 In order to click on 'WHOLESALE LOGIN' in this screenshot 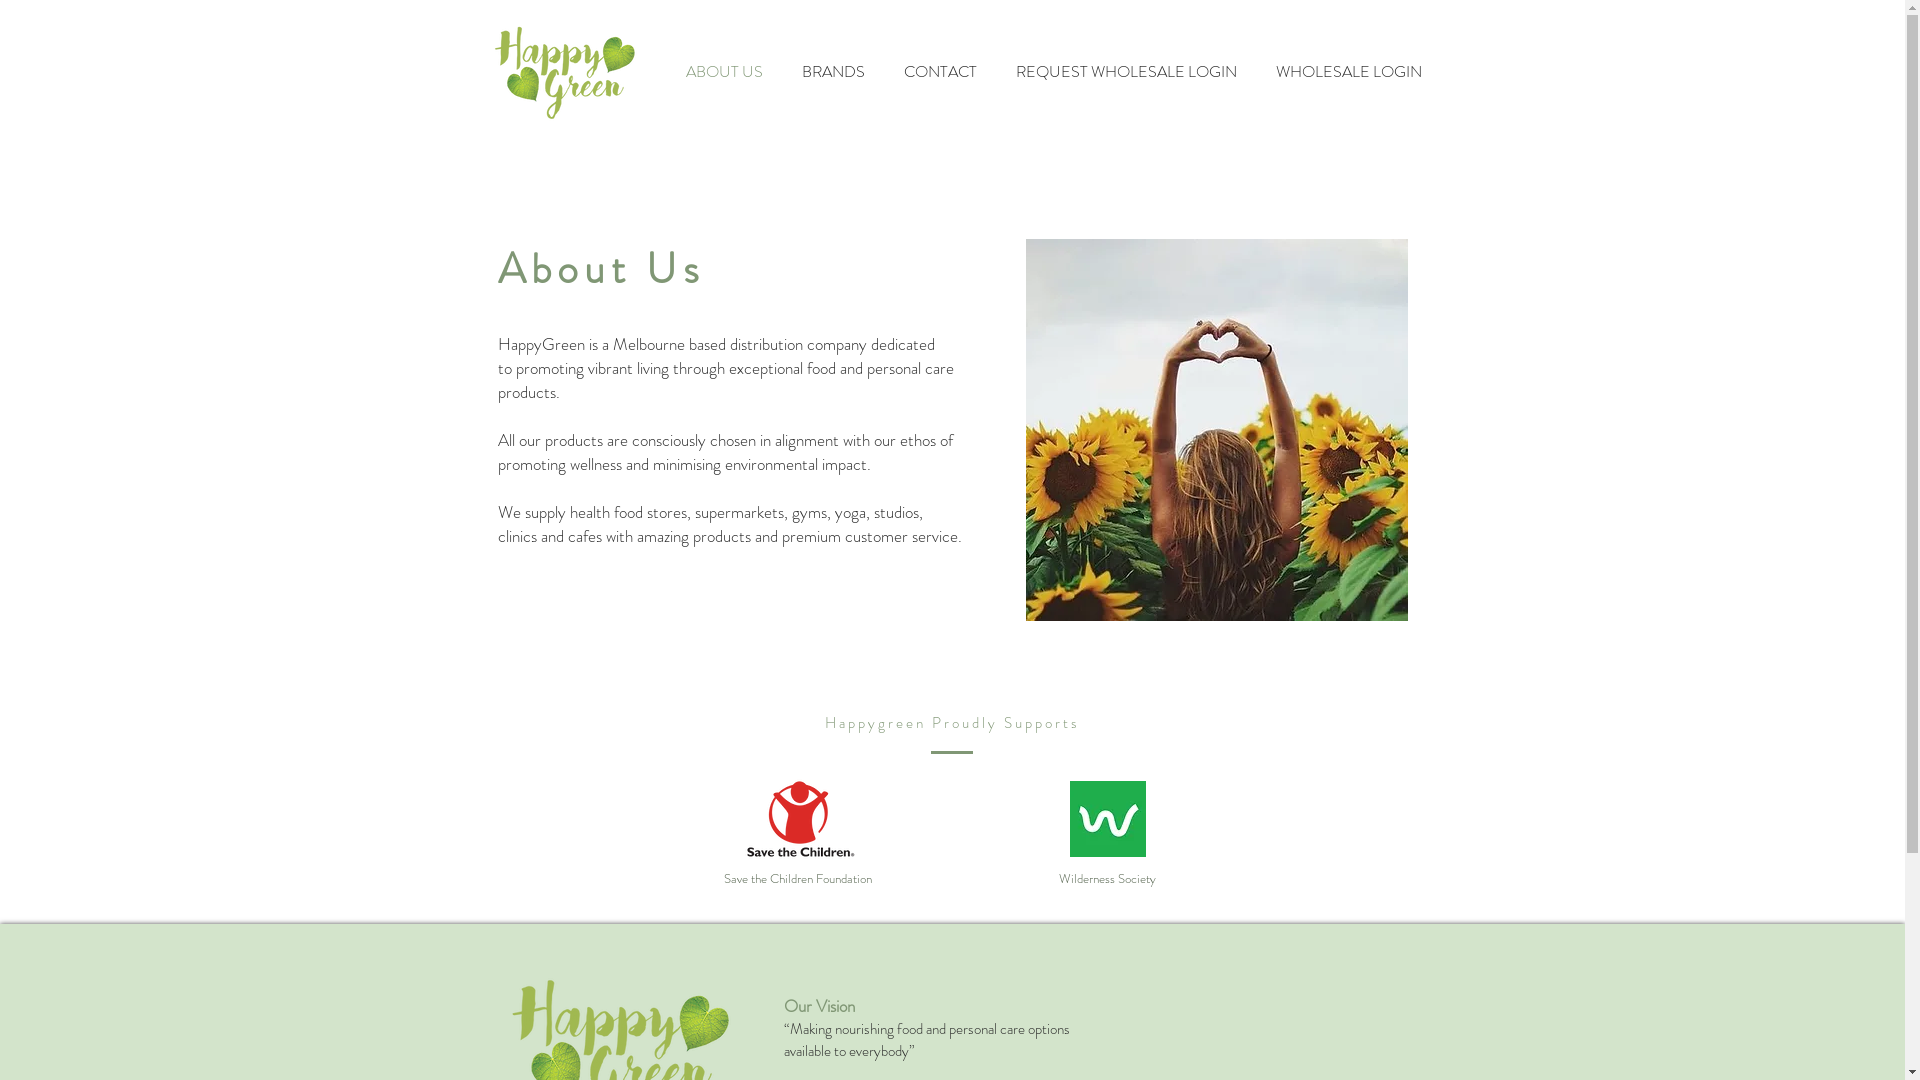, I will do `click(1348, 71)`.